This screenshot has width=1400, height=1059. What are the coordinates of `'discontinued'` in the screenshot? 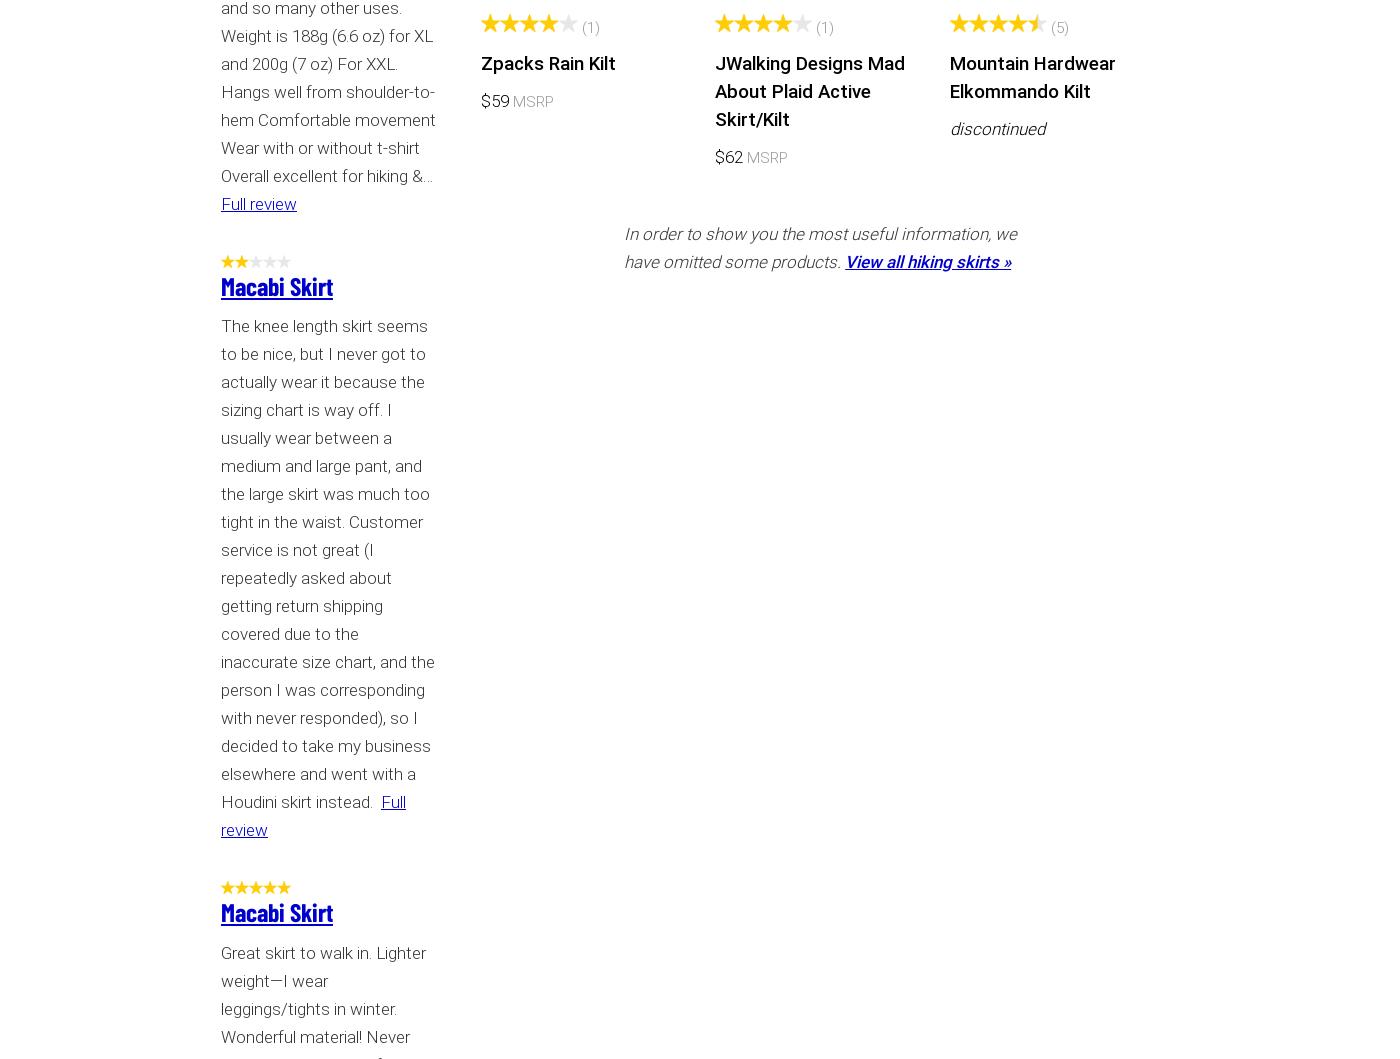 It's located at (997, 127).